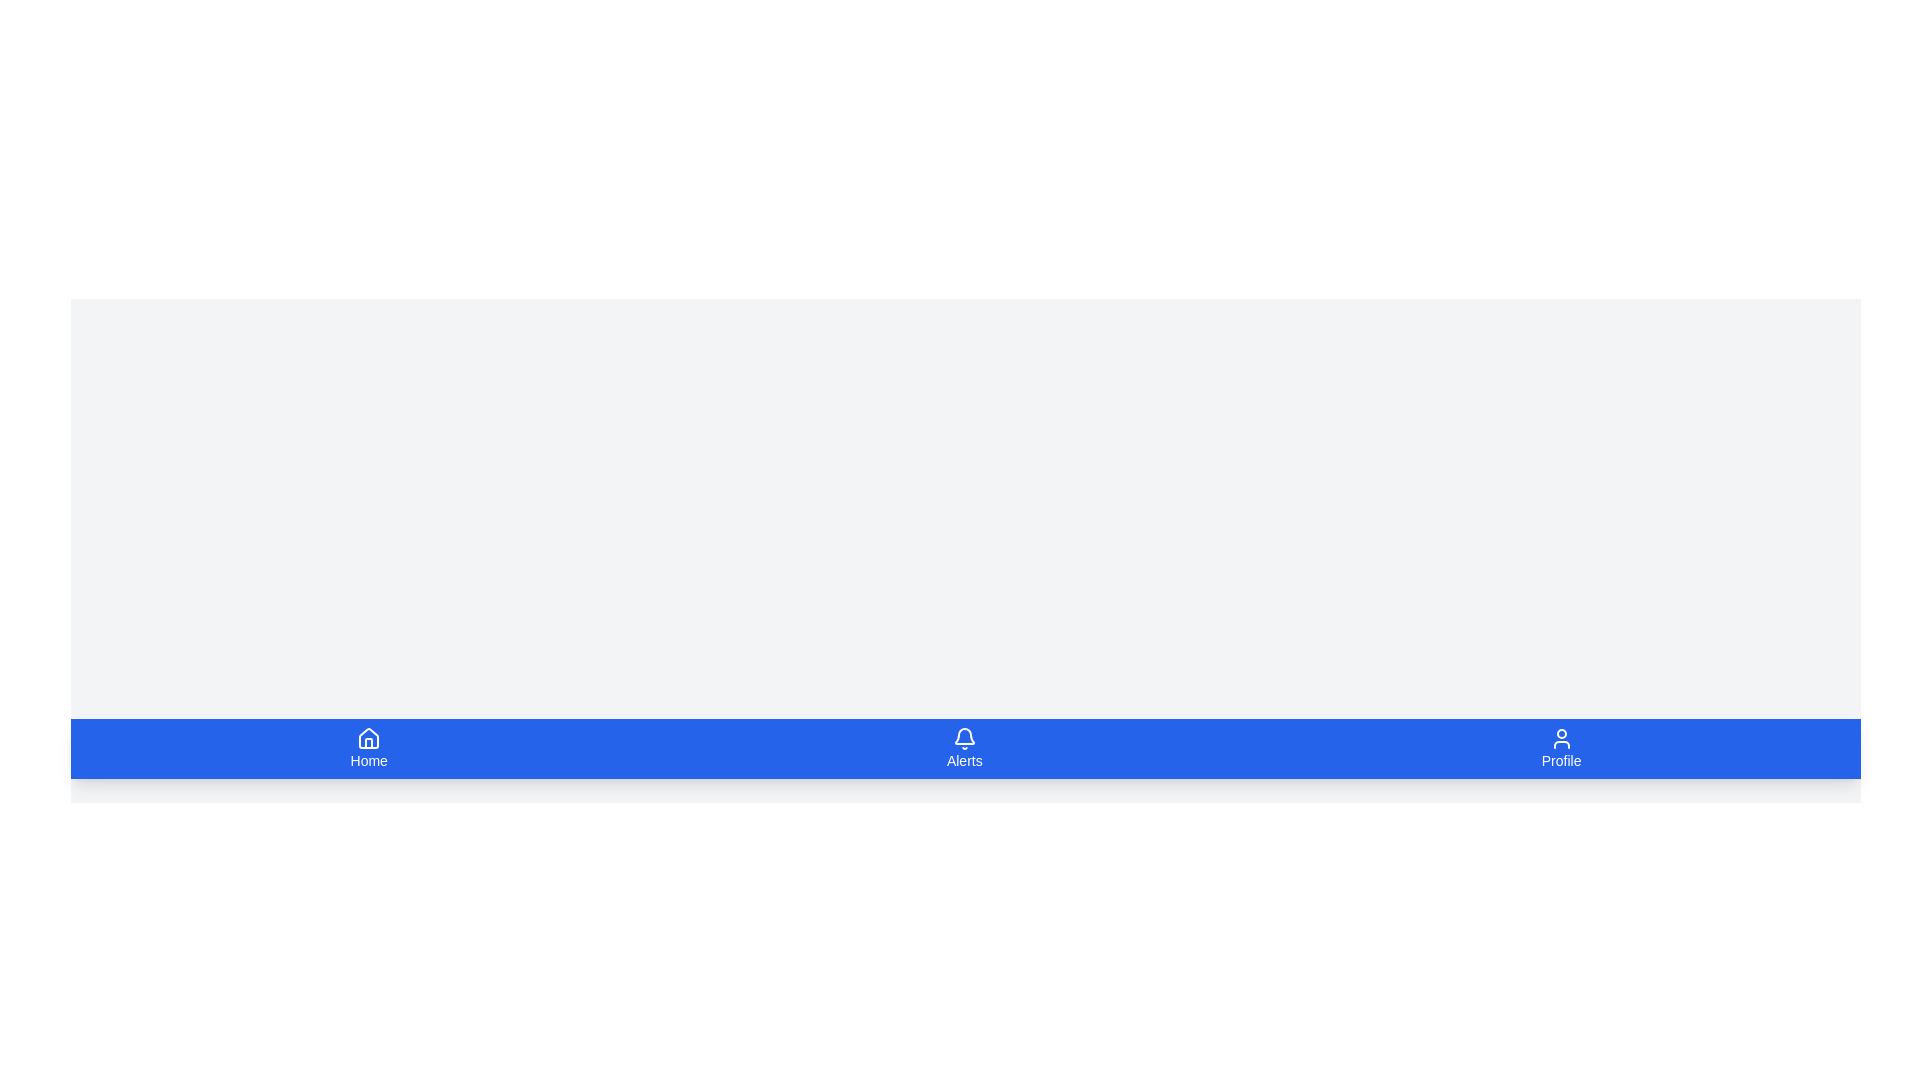  I want to click on the Alerts button with a bell icon on a blue background, so click(964, 748).